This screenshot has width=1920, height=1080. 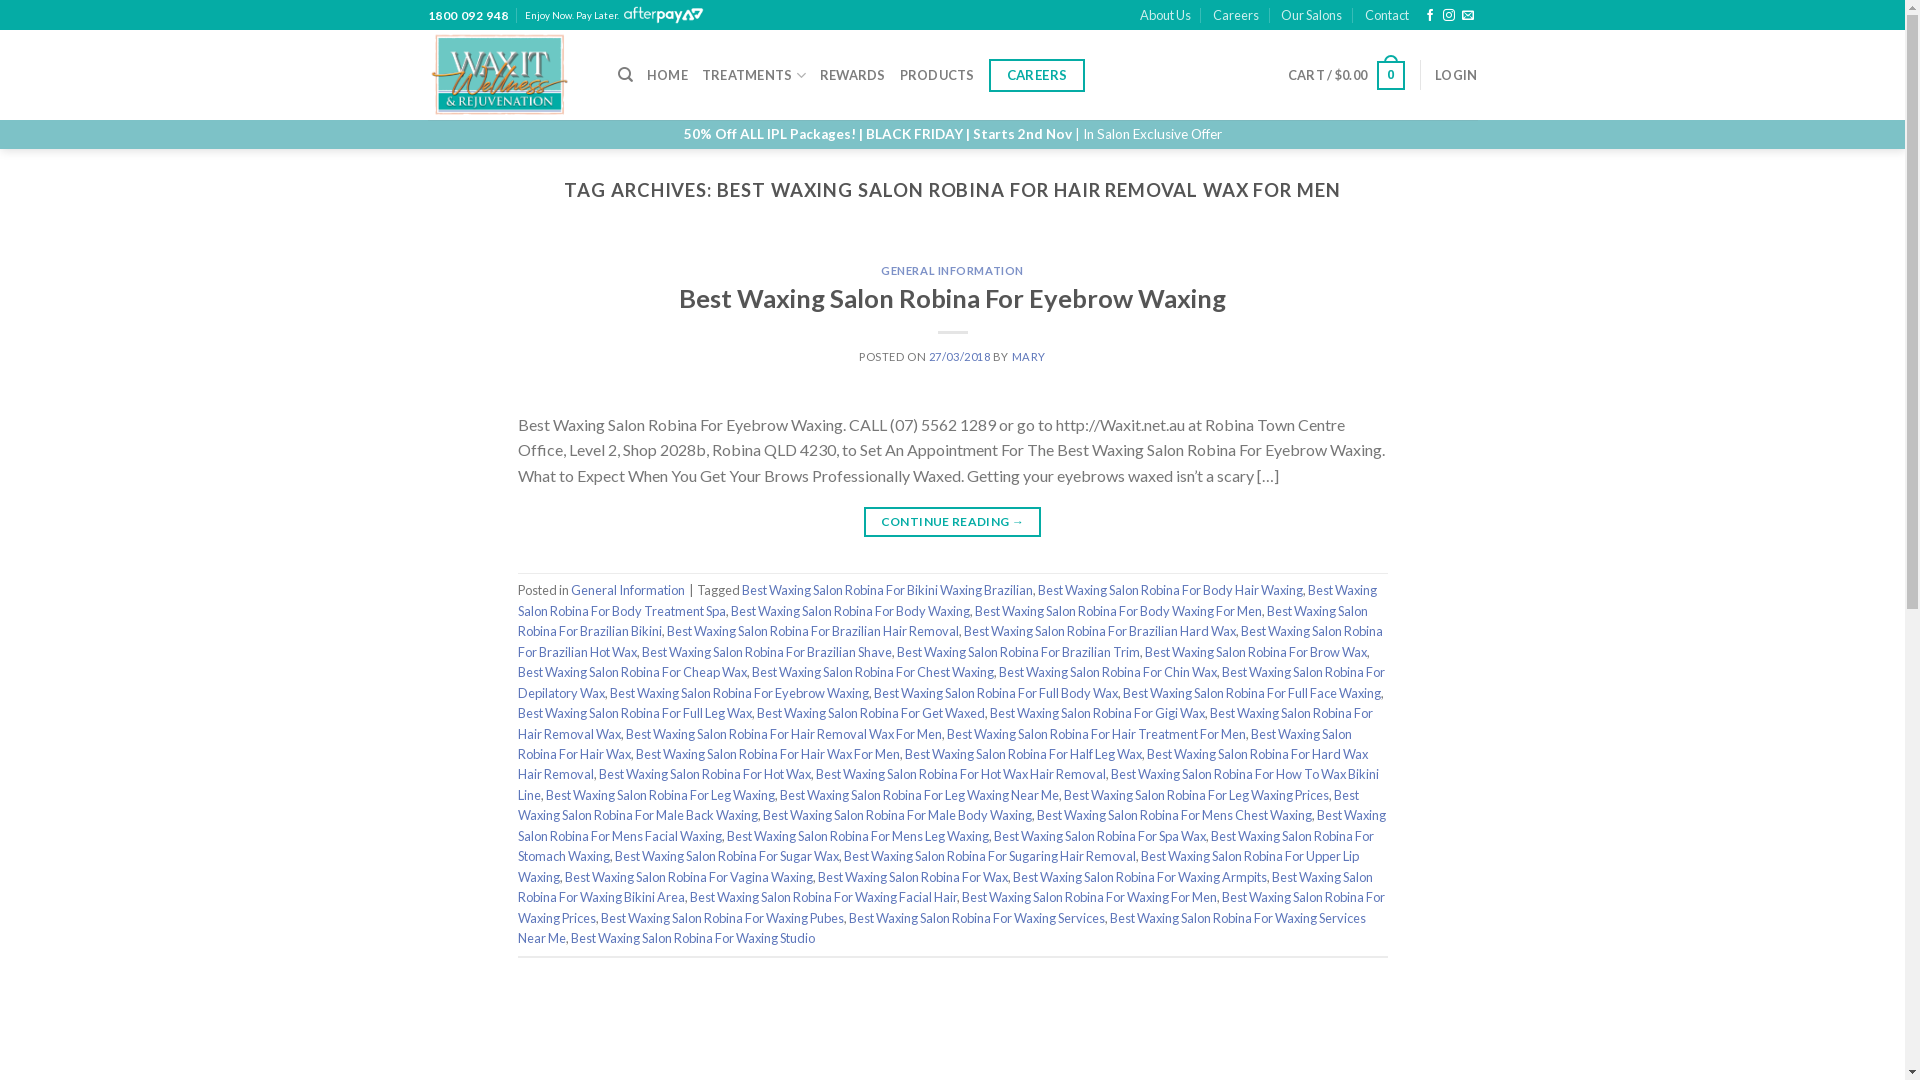 I want to click on 'Best Waxing Salon Robina For Hair Wax For Men', so click(x=767, y=753).